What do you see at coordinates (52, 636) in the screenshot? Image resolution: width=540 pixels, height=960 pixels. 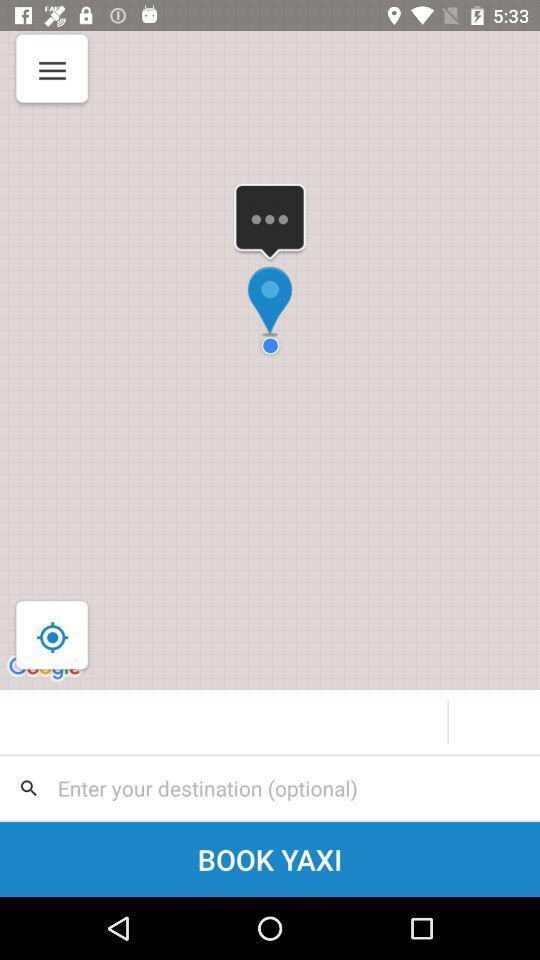 I see `the location_crosshair icon` at bounding box center [52, 636].